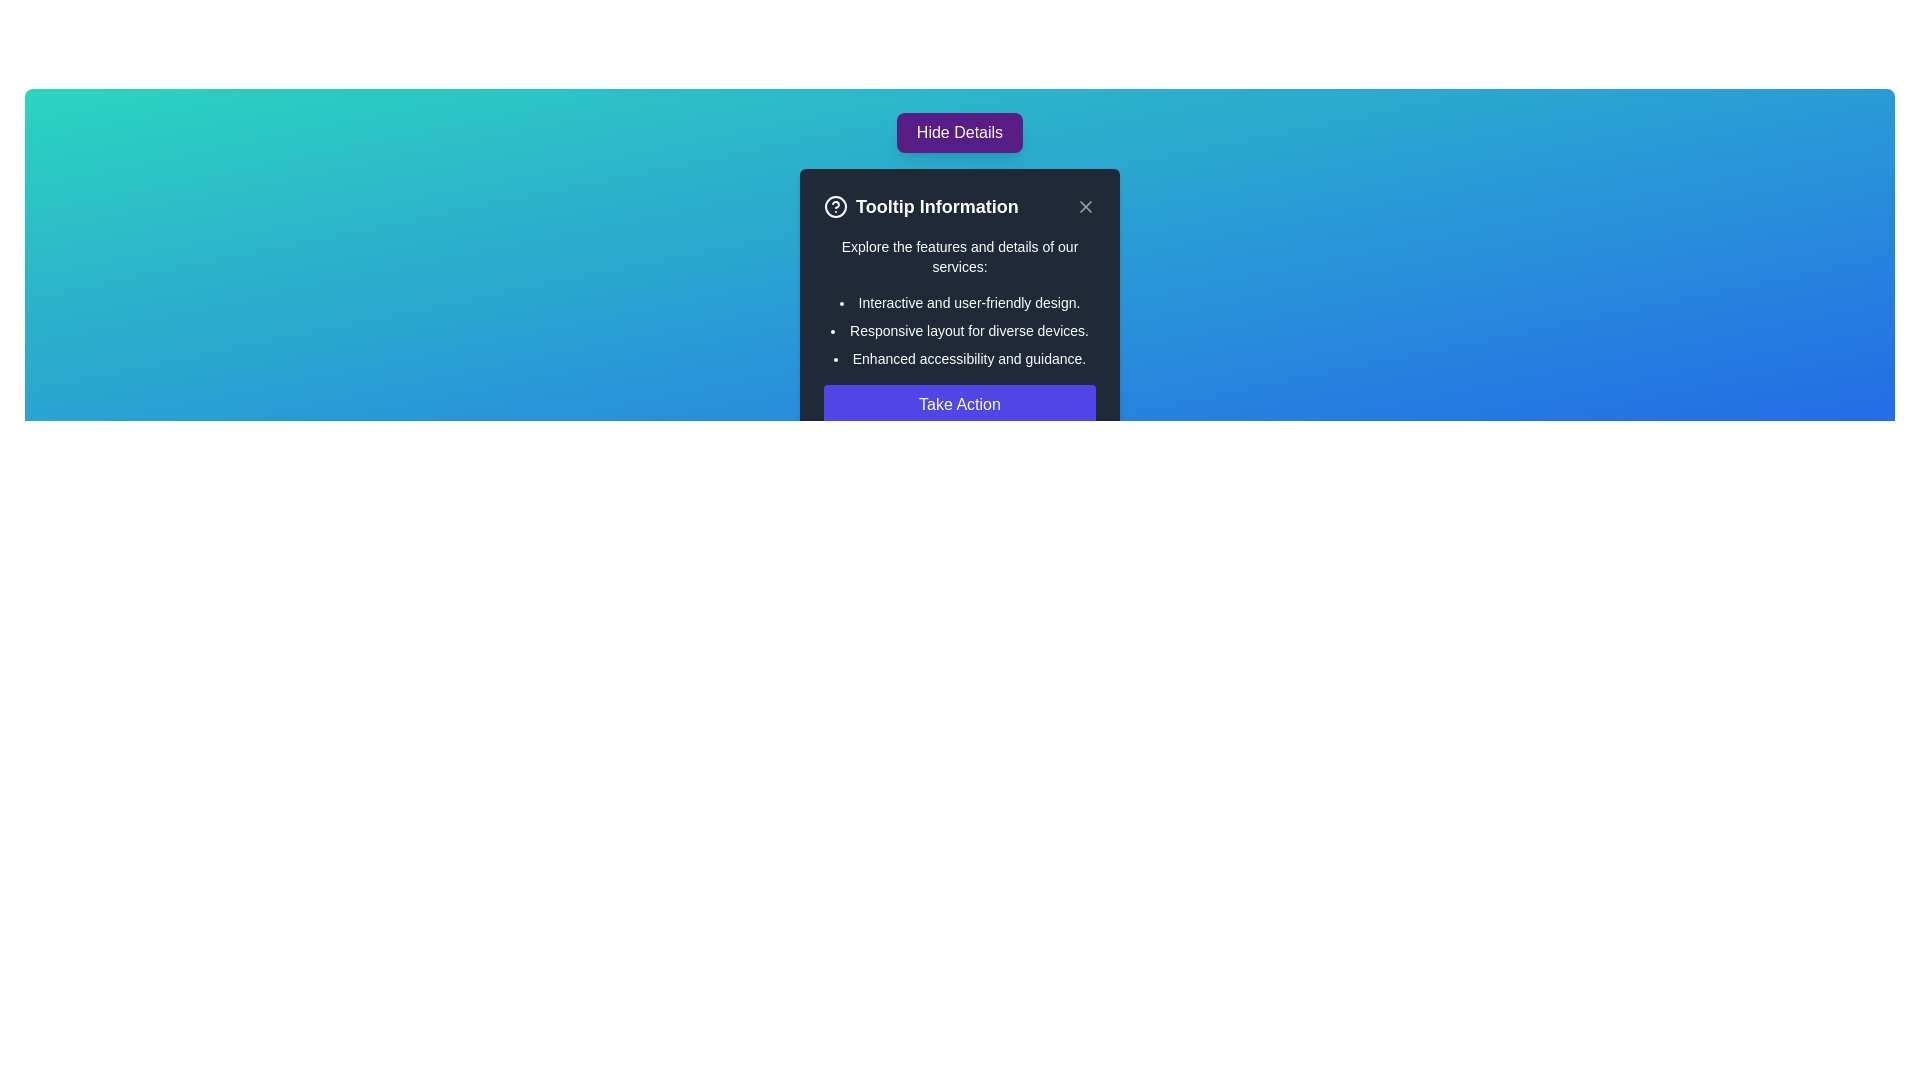  What do you see at coordinates (835, 207) in the screenshot?
I see `the circular icon with a question mark located to the left of the text 'Tooltip Information'` at bounding box center [835, 207].